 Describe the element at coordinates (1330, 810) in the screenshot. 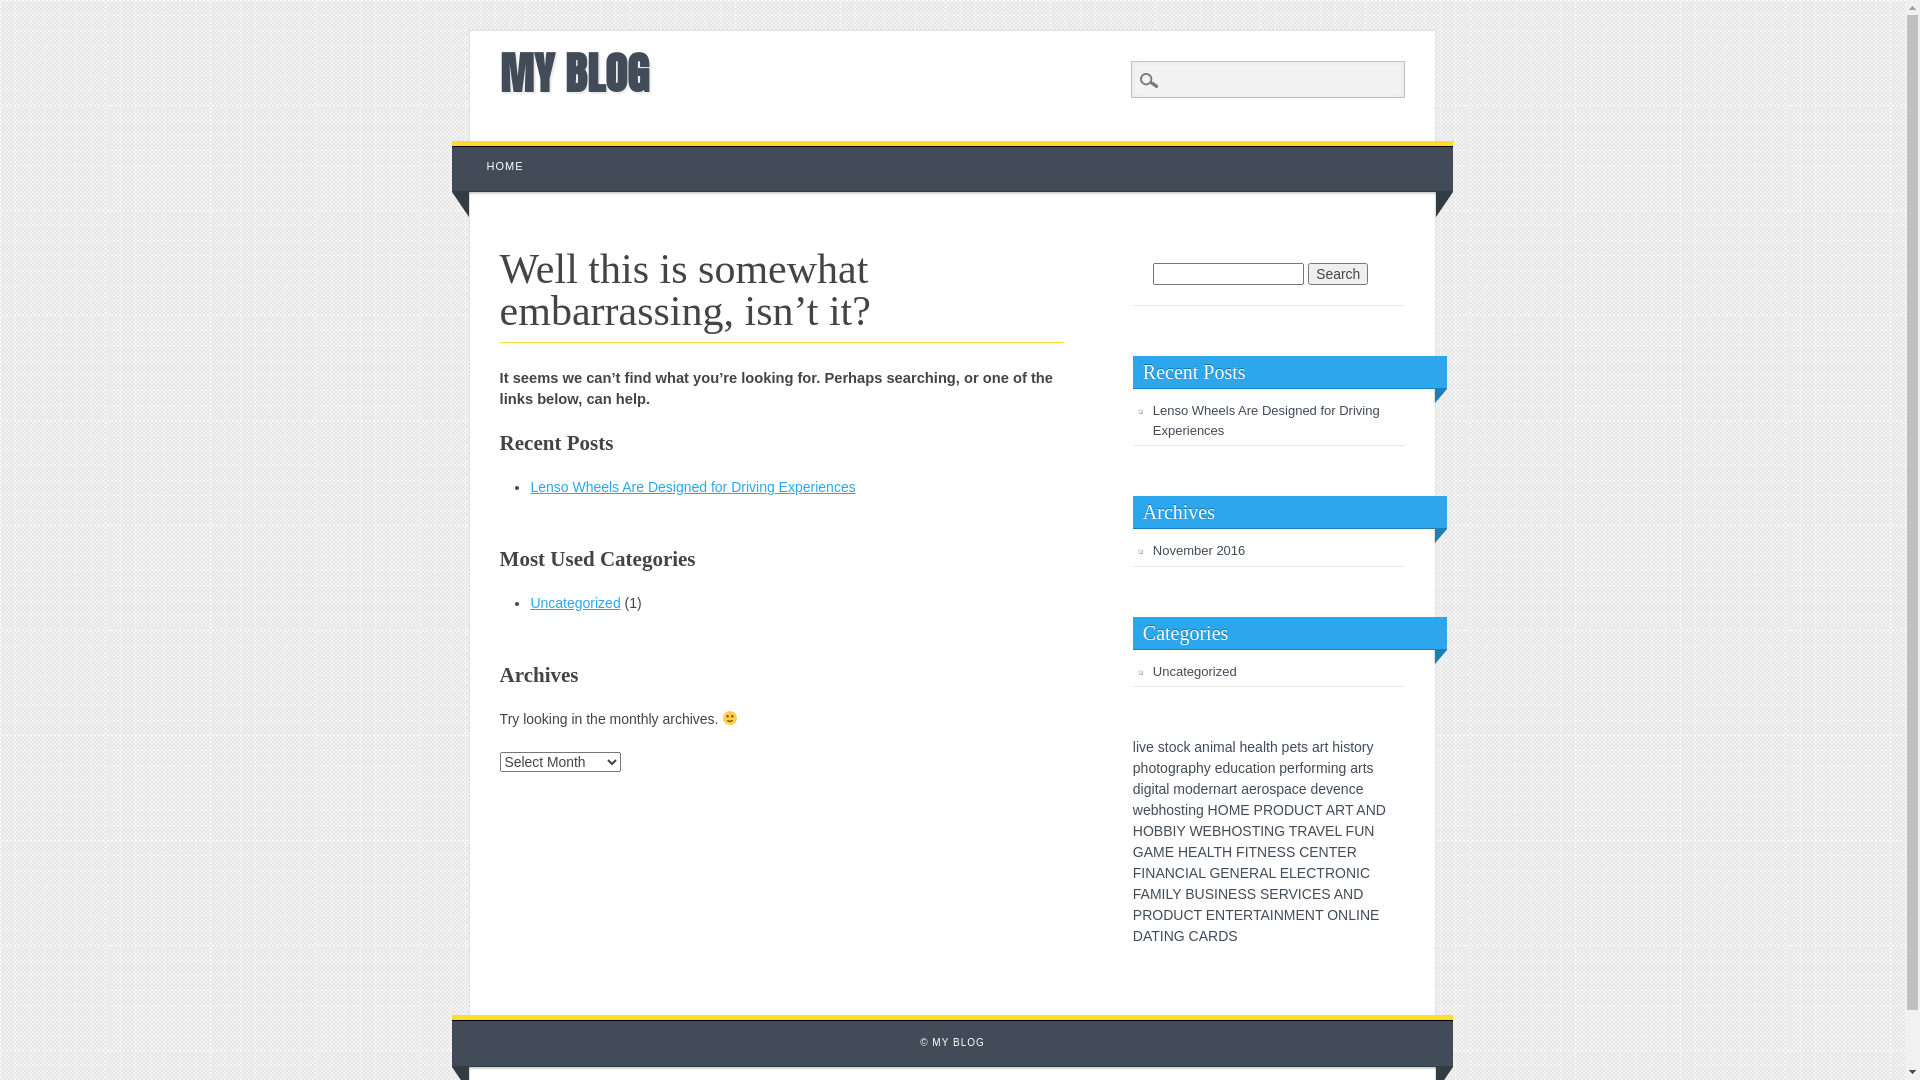

I see `'A'` at that location.